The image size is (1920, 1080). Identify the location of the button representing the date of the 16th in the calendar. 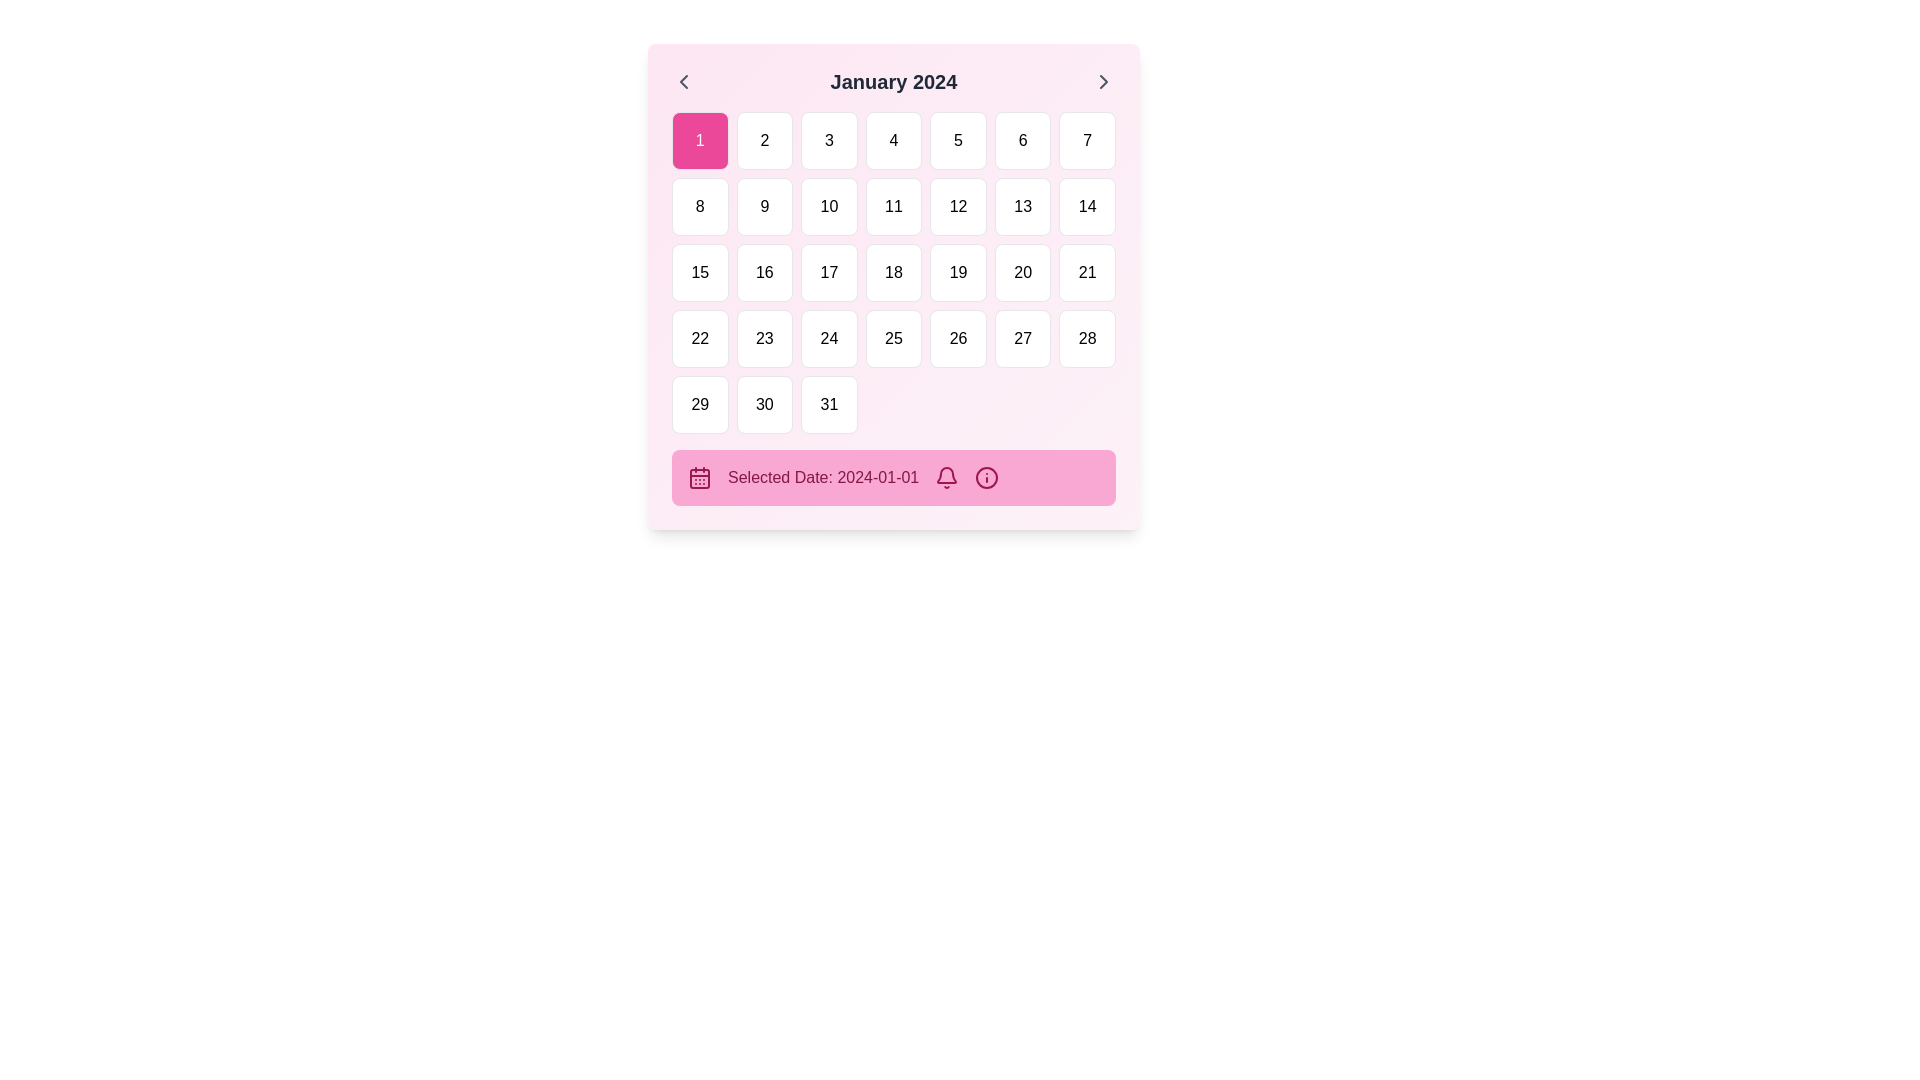
(763, 273).